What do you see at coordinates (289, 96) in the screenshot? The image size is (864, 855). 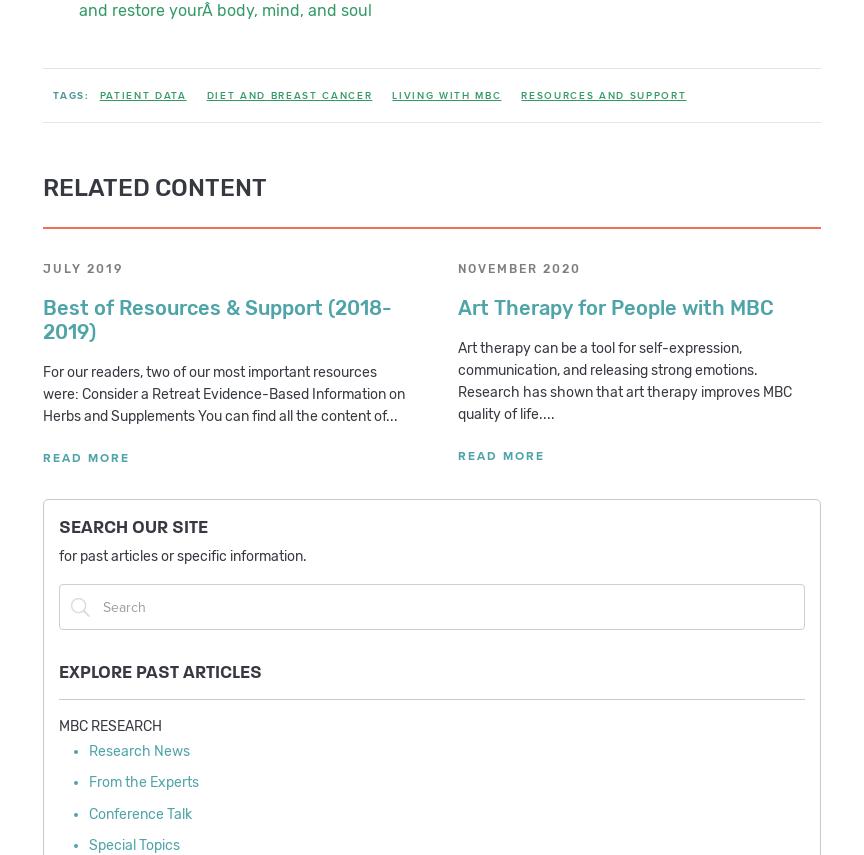 I see `'Diet and Breast Cancer'` at bounding box center [289, 96].